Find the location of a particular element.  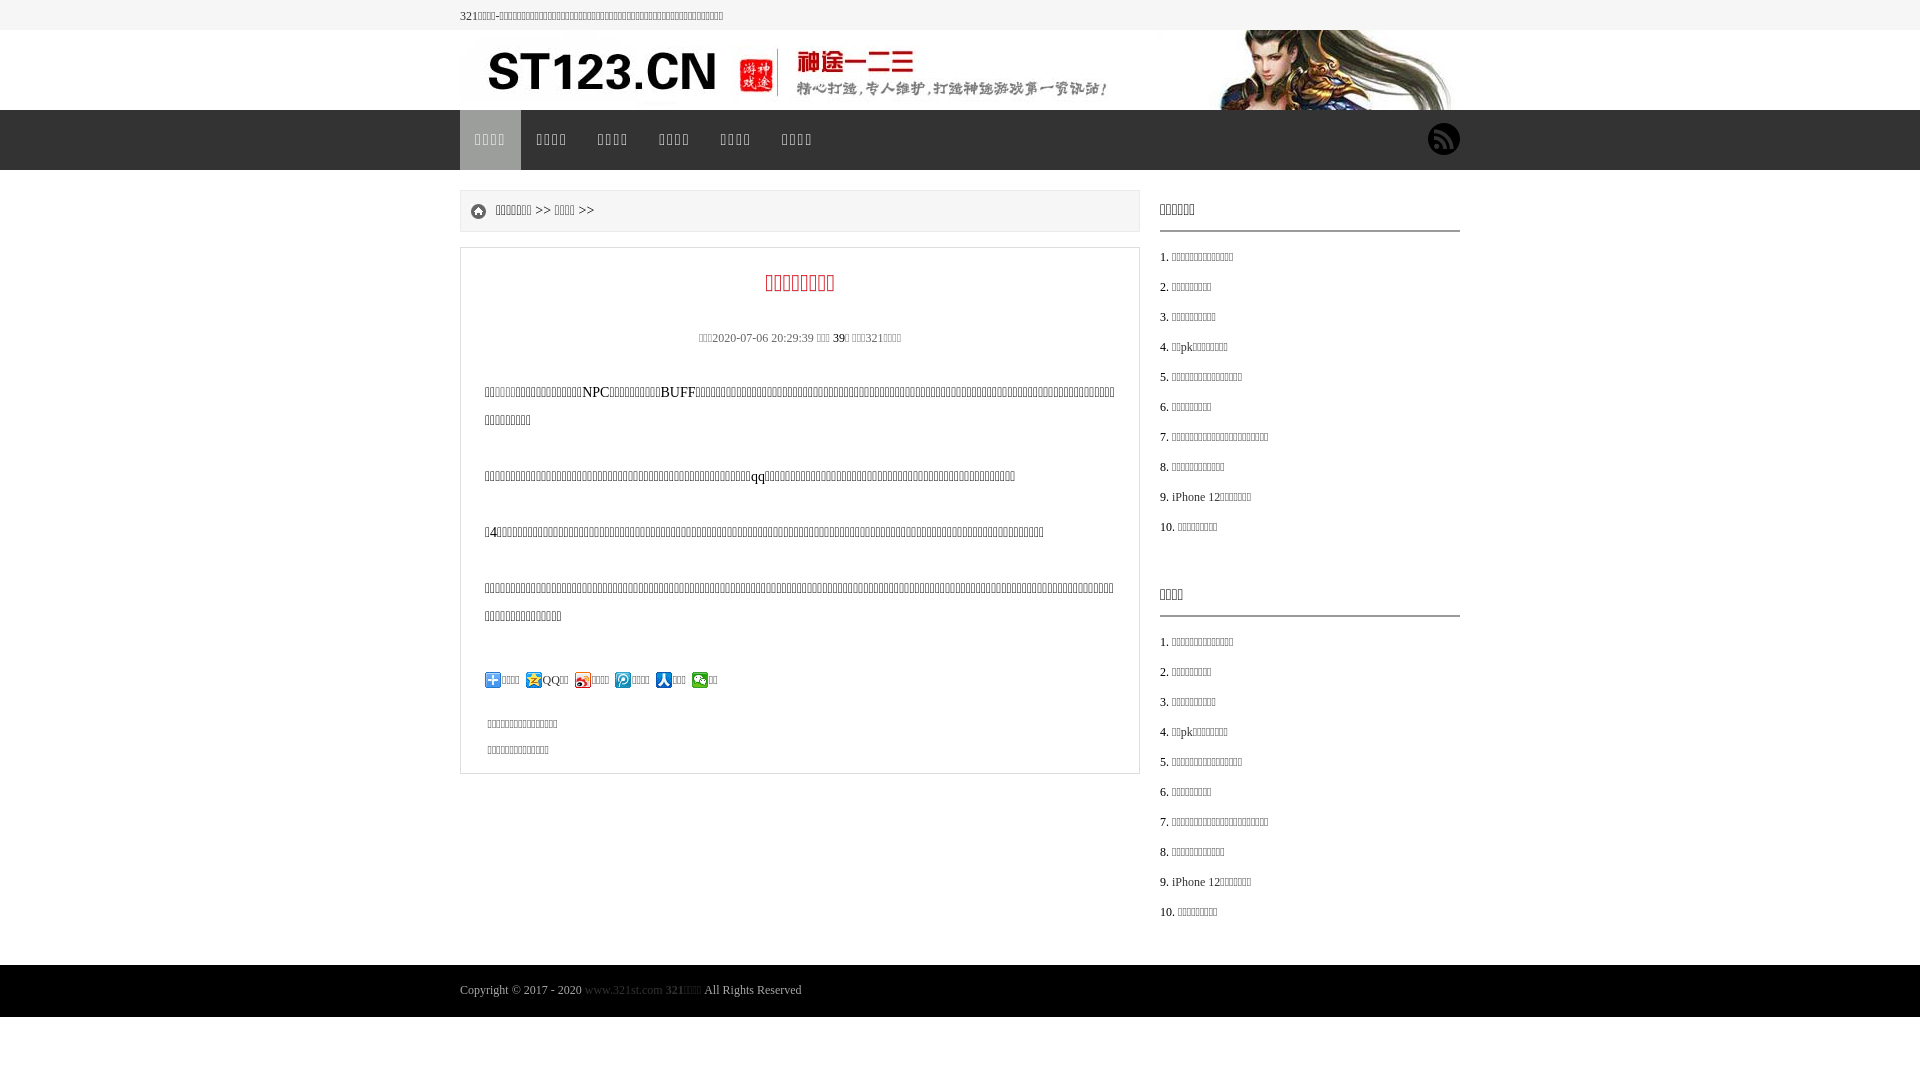

'www.321st.com' is located at coordinates (623, 990).